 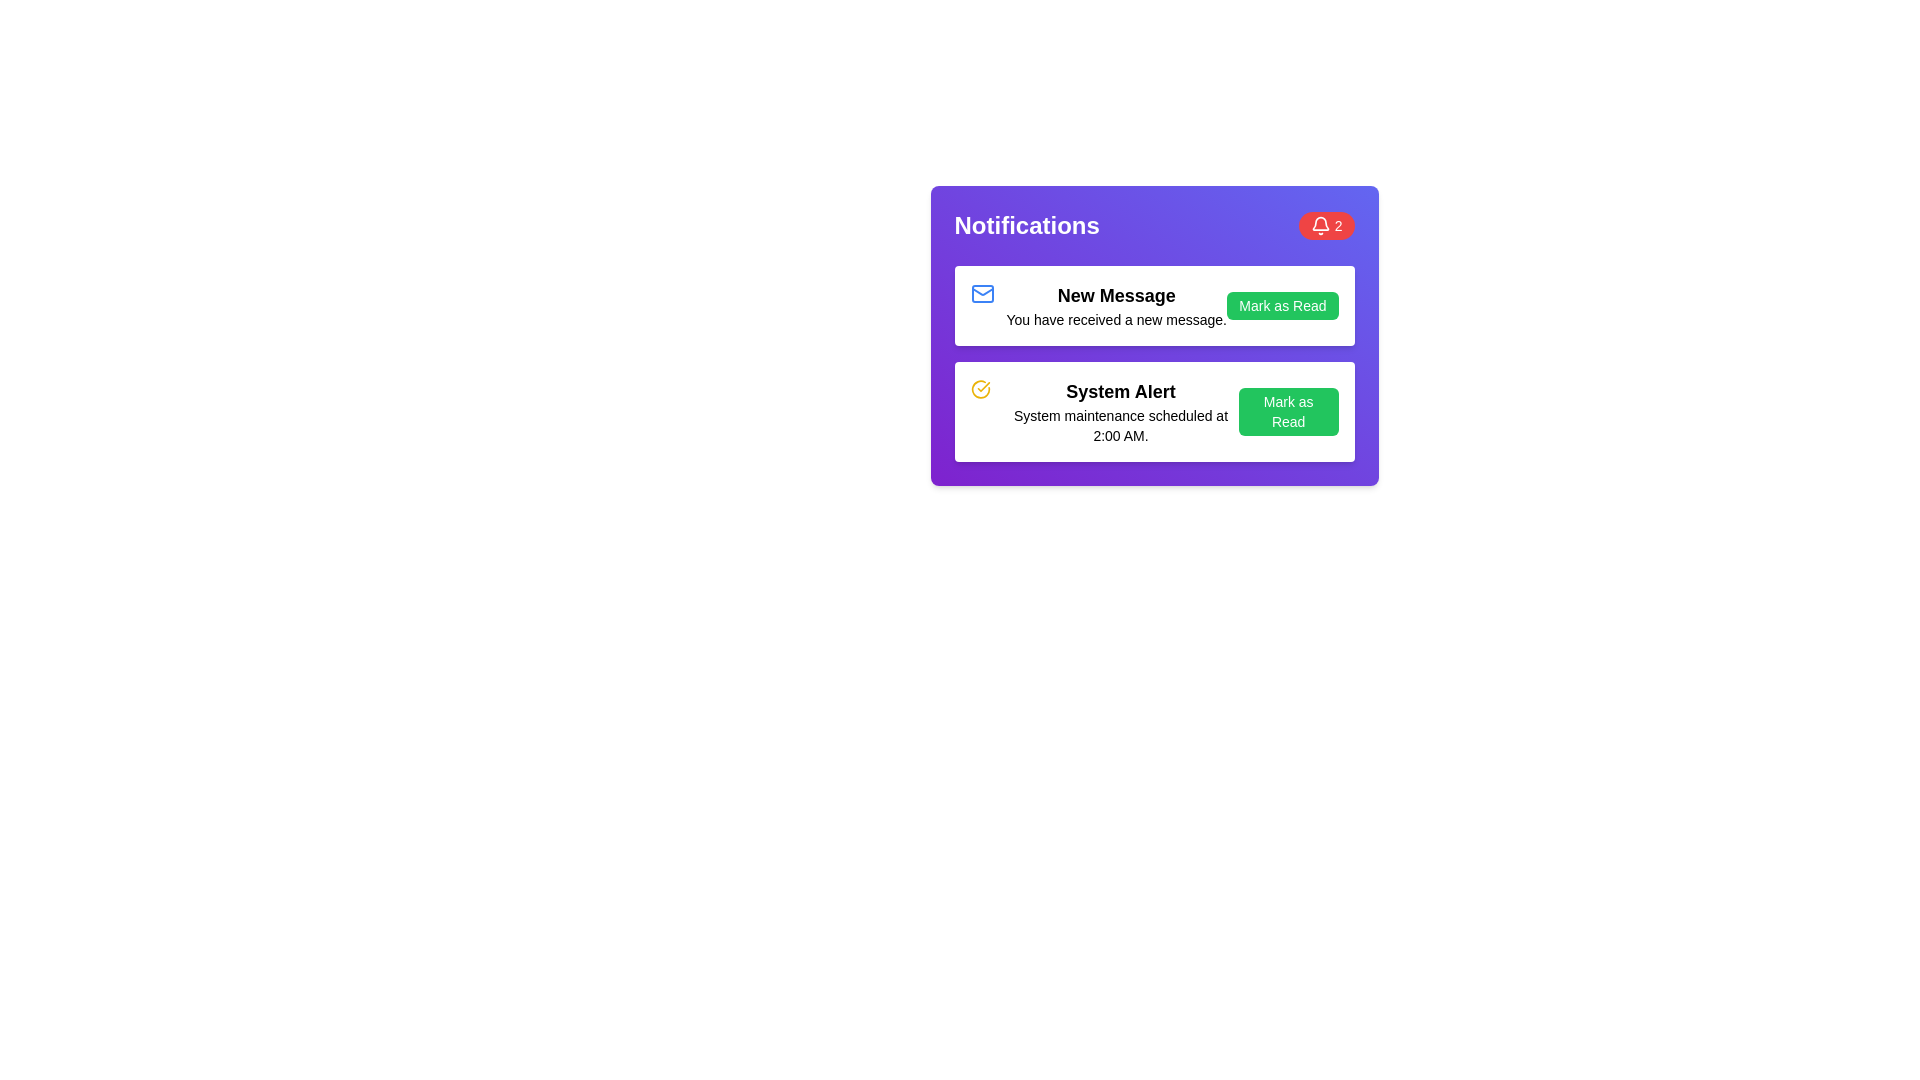 I want to click on the 'Mark as Read' button, which is a rectangular button with a green background and white text, located at the bottom-right corner of the notifications panel to mark the notification as read, so click(x=1287, y=411).